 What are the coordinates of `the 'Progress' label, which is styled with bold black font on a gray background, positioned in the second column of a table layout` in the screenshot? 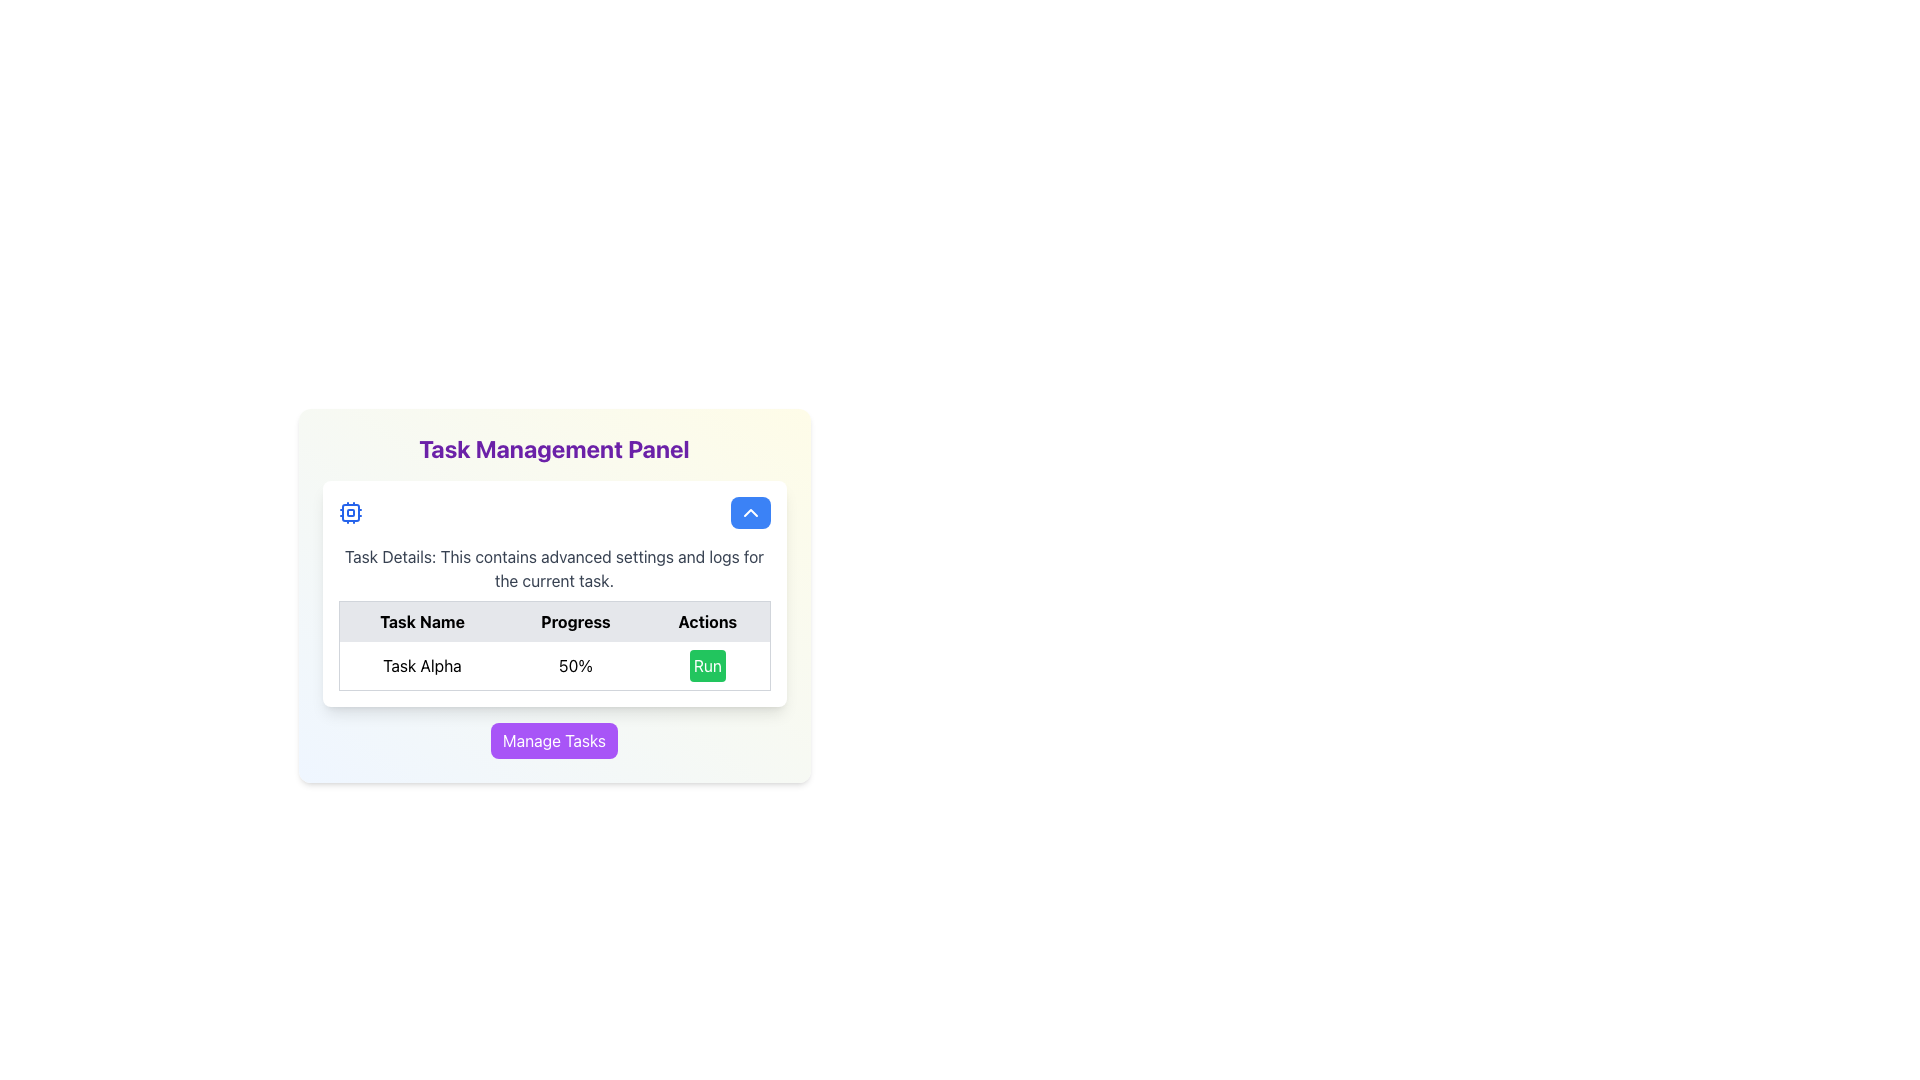 It's located at (574, 620).